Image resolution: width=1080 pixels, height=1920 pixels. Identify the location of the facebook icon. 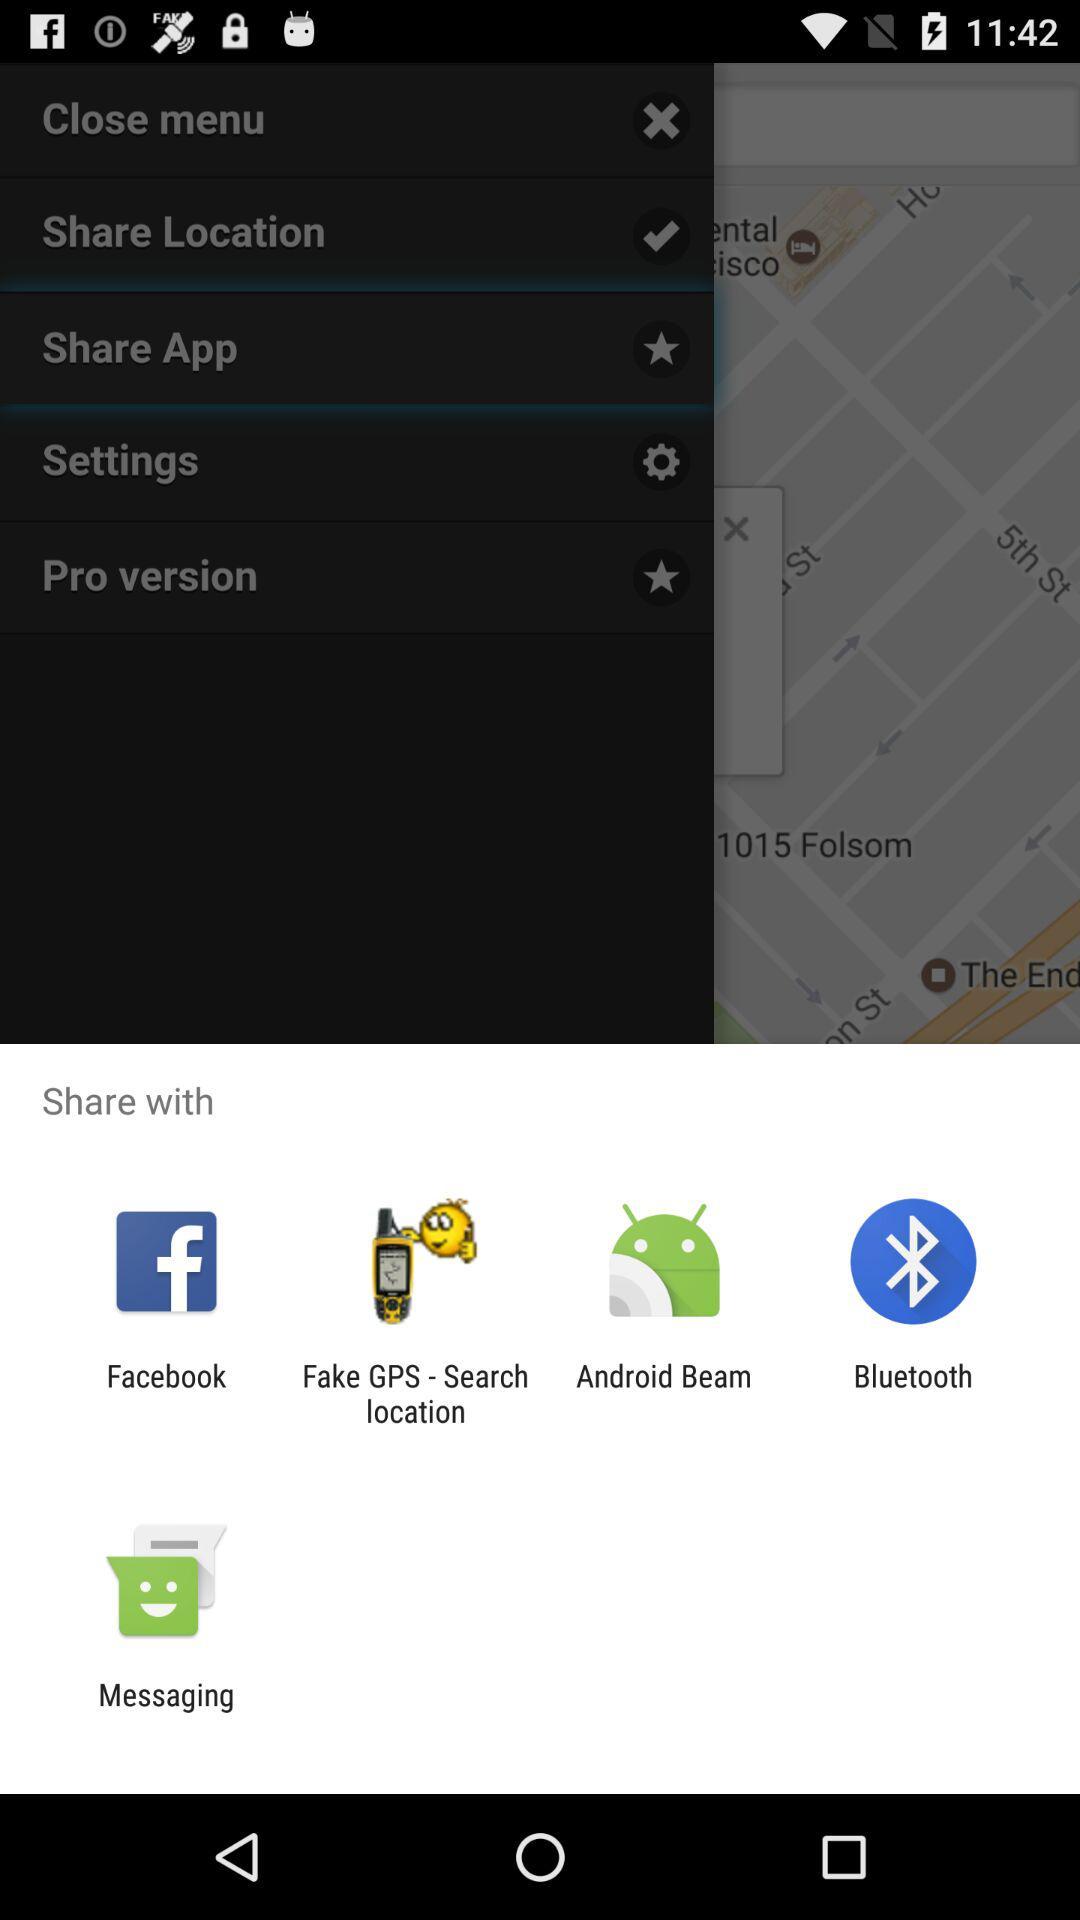
(165, 1392).